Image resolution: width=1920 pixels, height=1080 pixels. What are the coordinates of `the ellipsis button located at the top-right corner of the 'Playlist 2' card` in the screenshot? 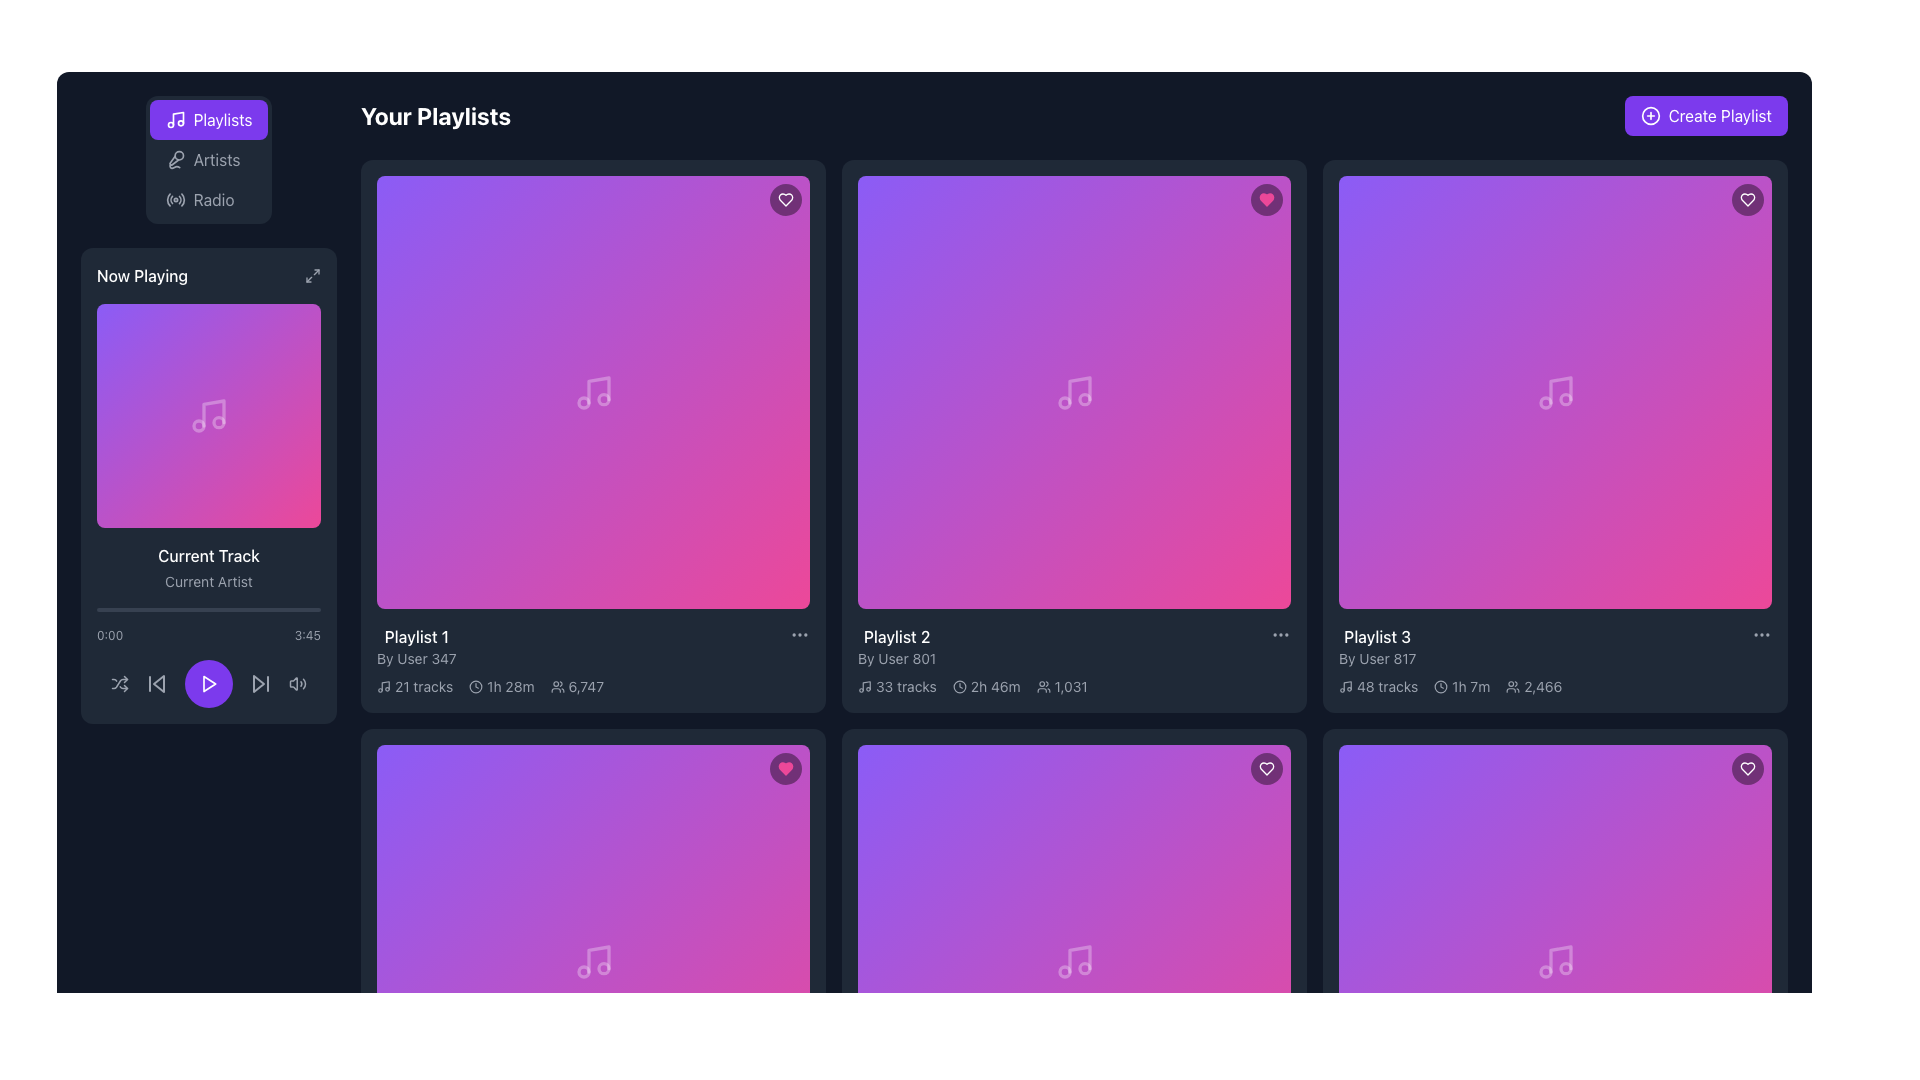 It's located at (1281, 635).